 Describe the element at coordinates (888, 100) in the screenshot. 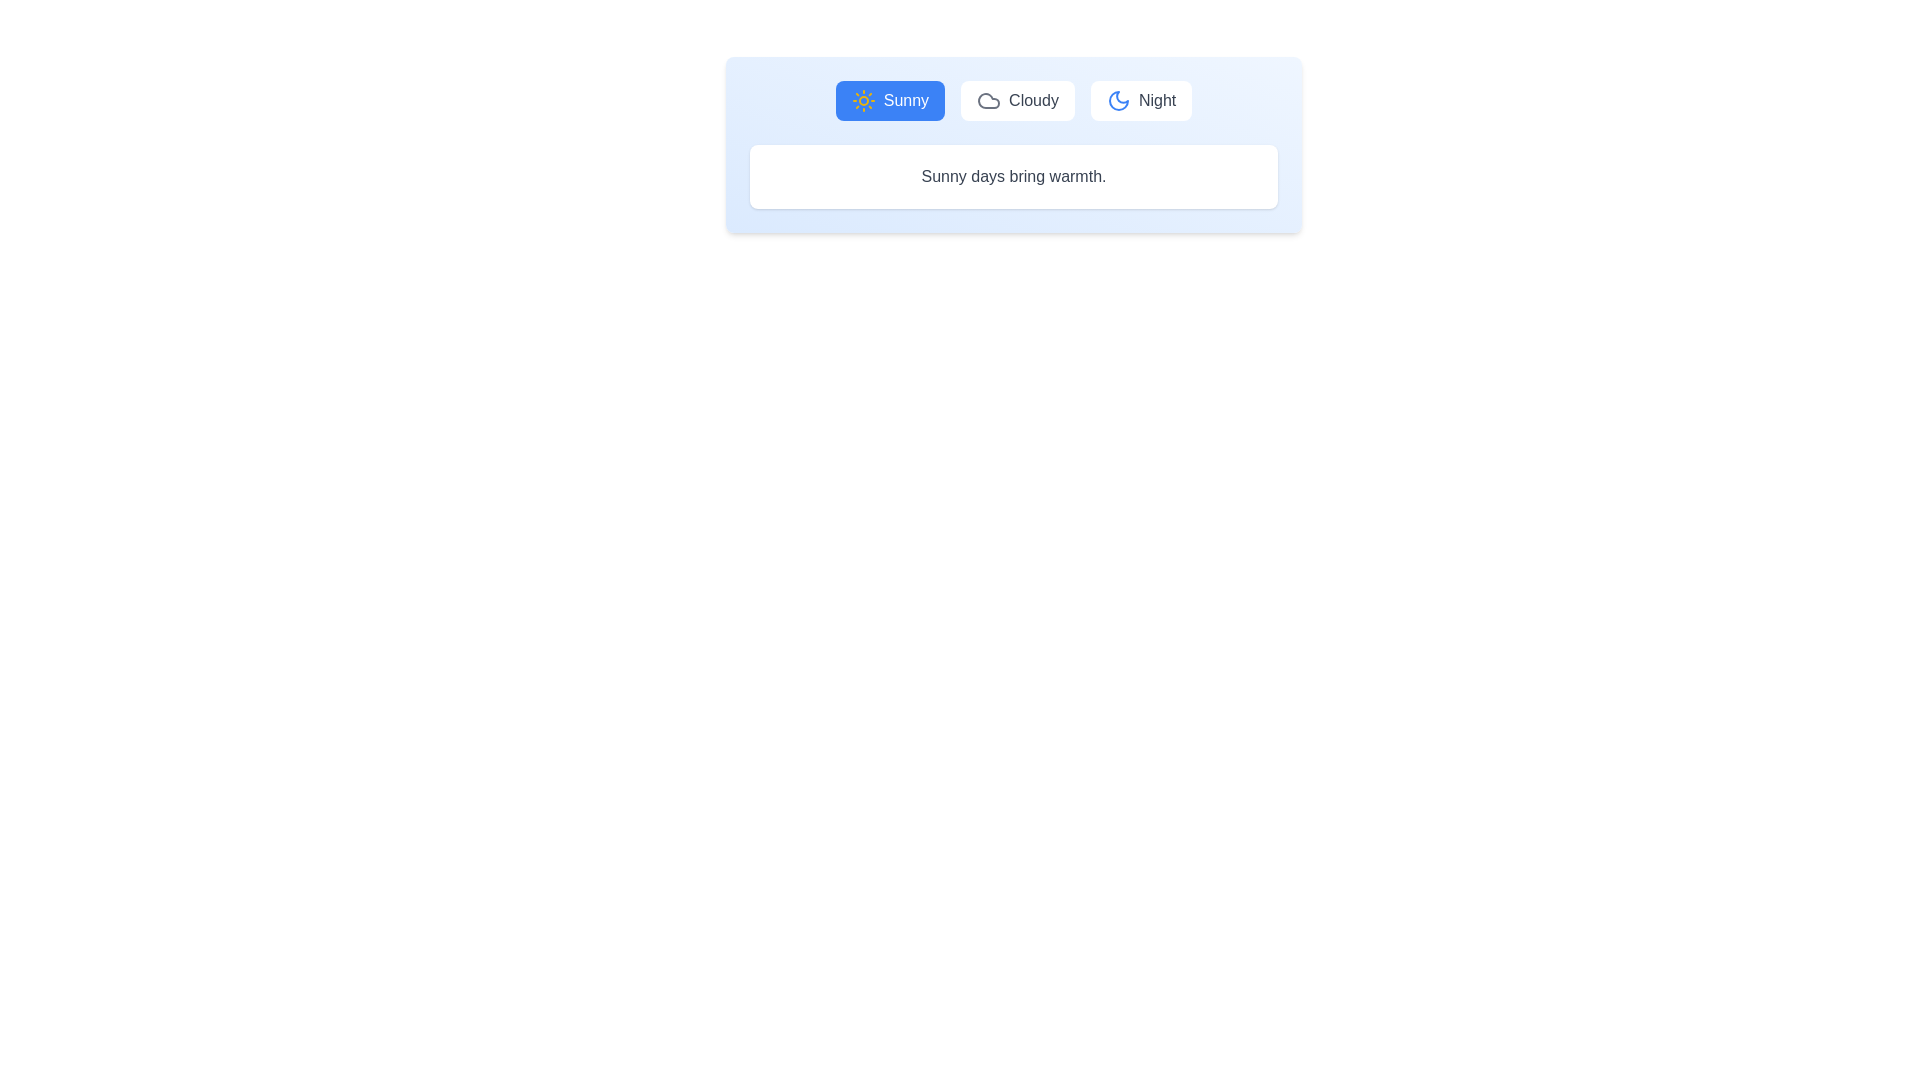

I see `the Sunny tab by clicking on it` at that location.